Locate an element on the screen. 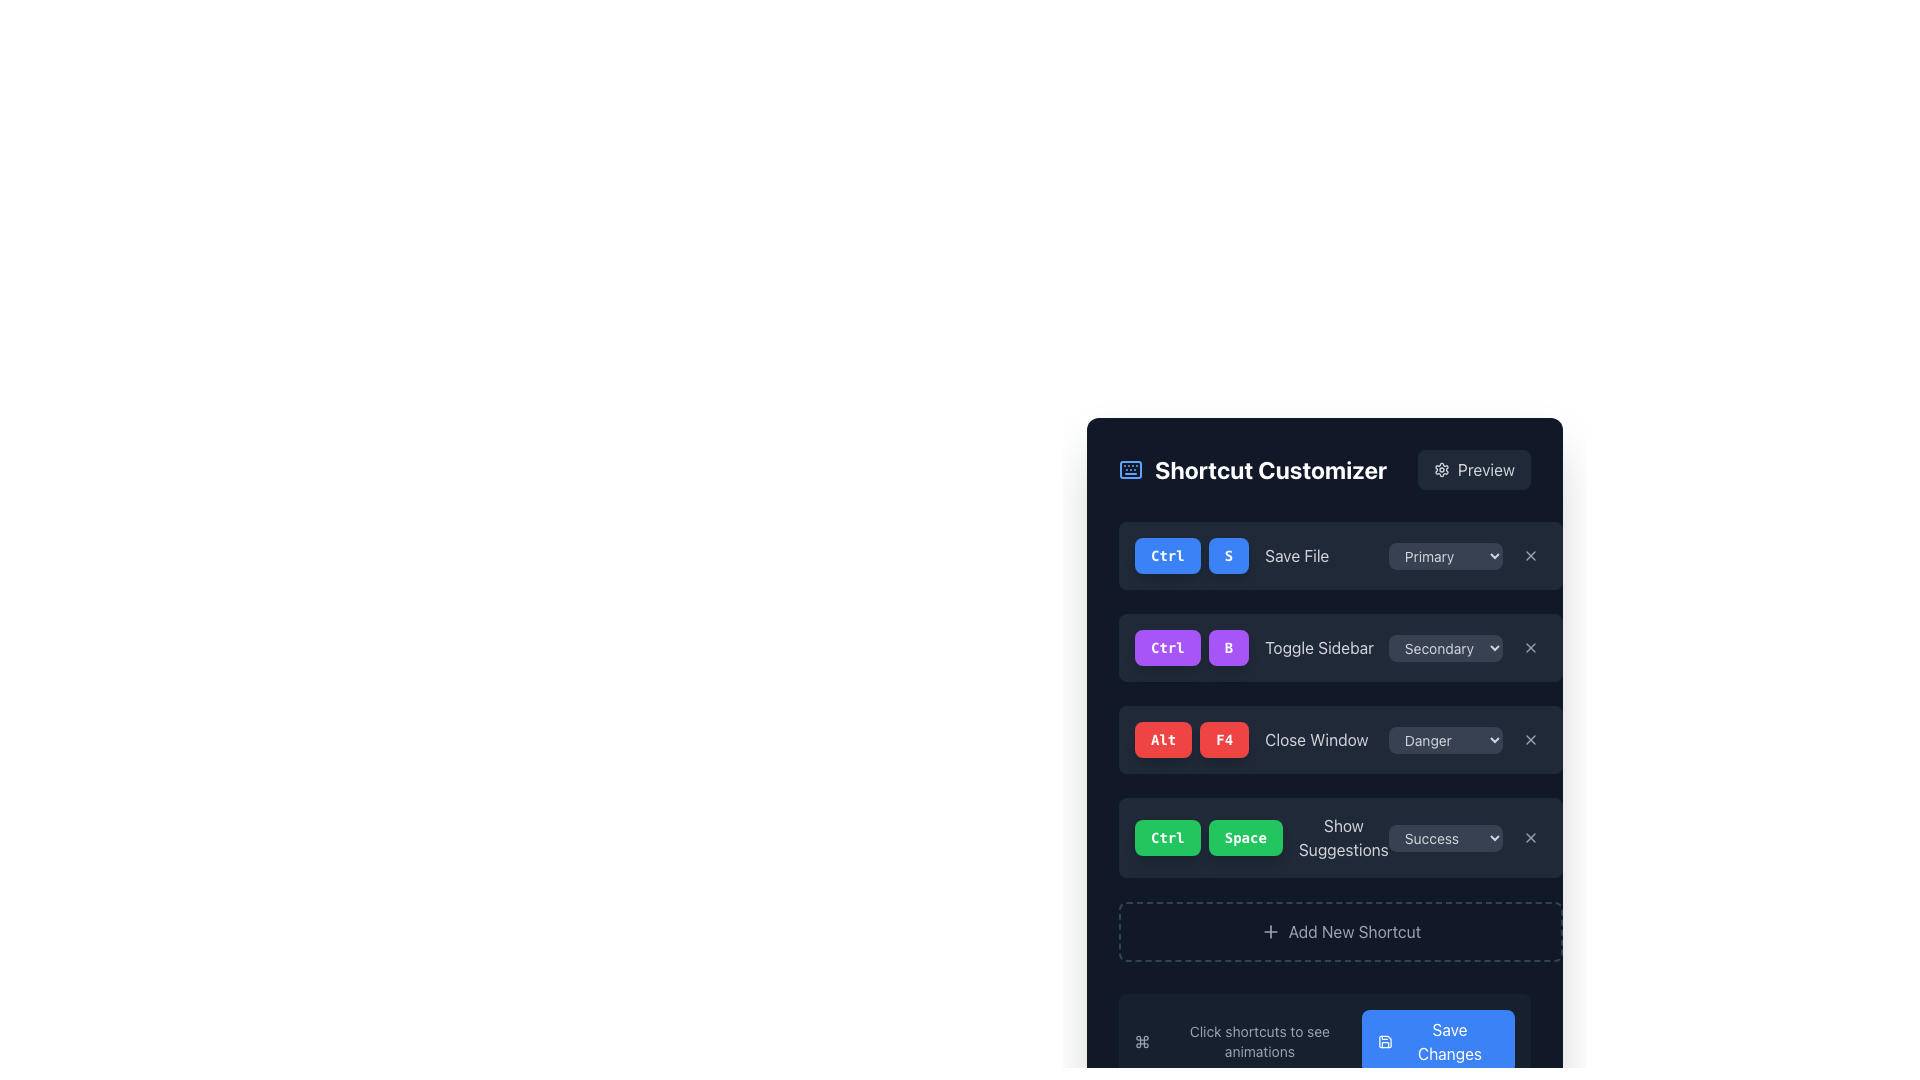 Image resolution: width=1920 pixels, height=1080 pixels. the Non-interactive label group containing the 'Ctrl' and 'Space' buttons in the Shortcut Customizer interface is located at coordinates (1208, 837).